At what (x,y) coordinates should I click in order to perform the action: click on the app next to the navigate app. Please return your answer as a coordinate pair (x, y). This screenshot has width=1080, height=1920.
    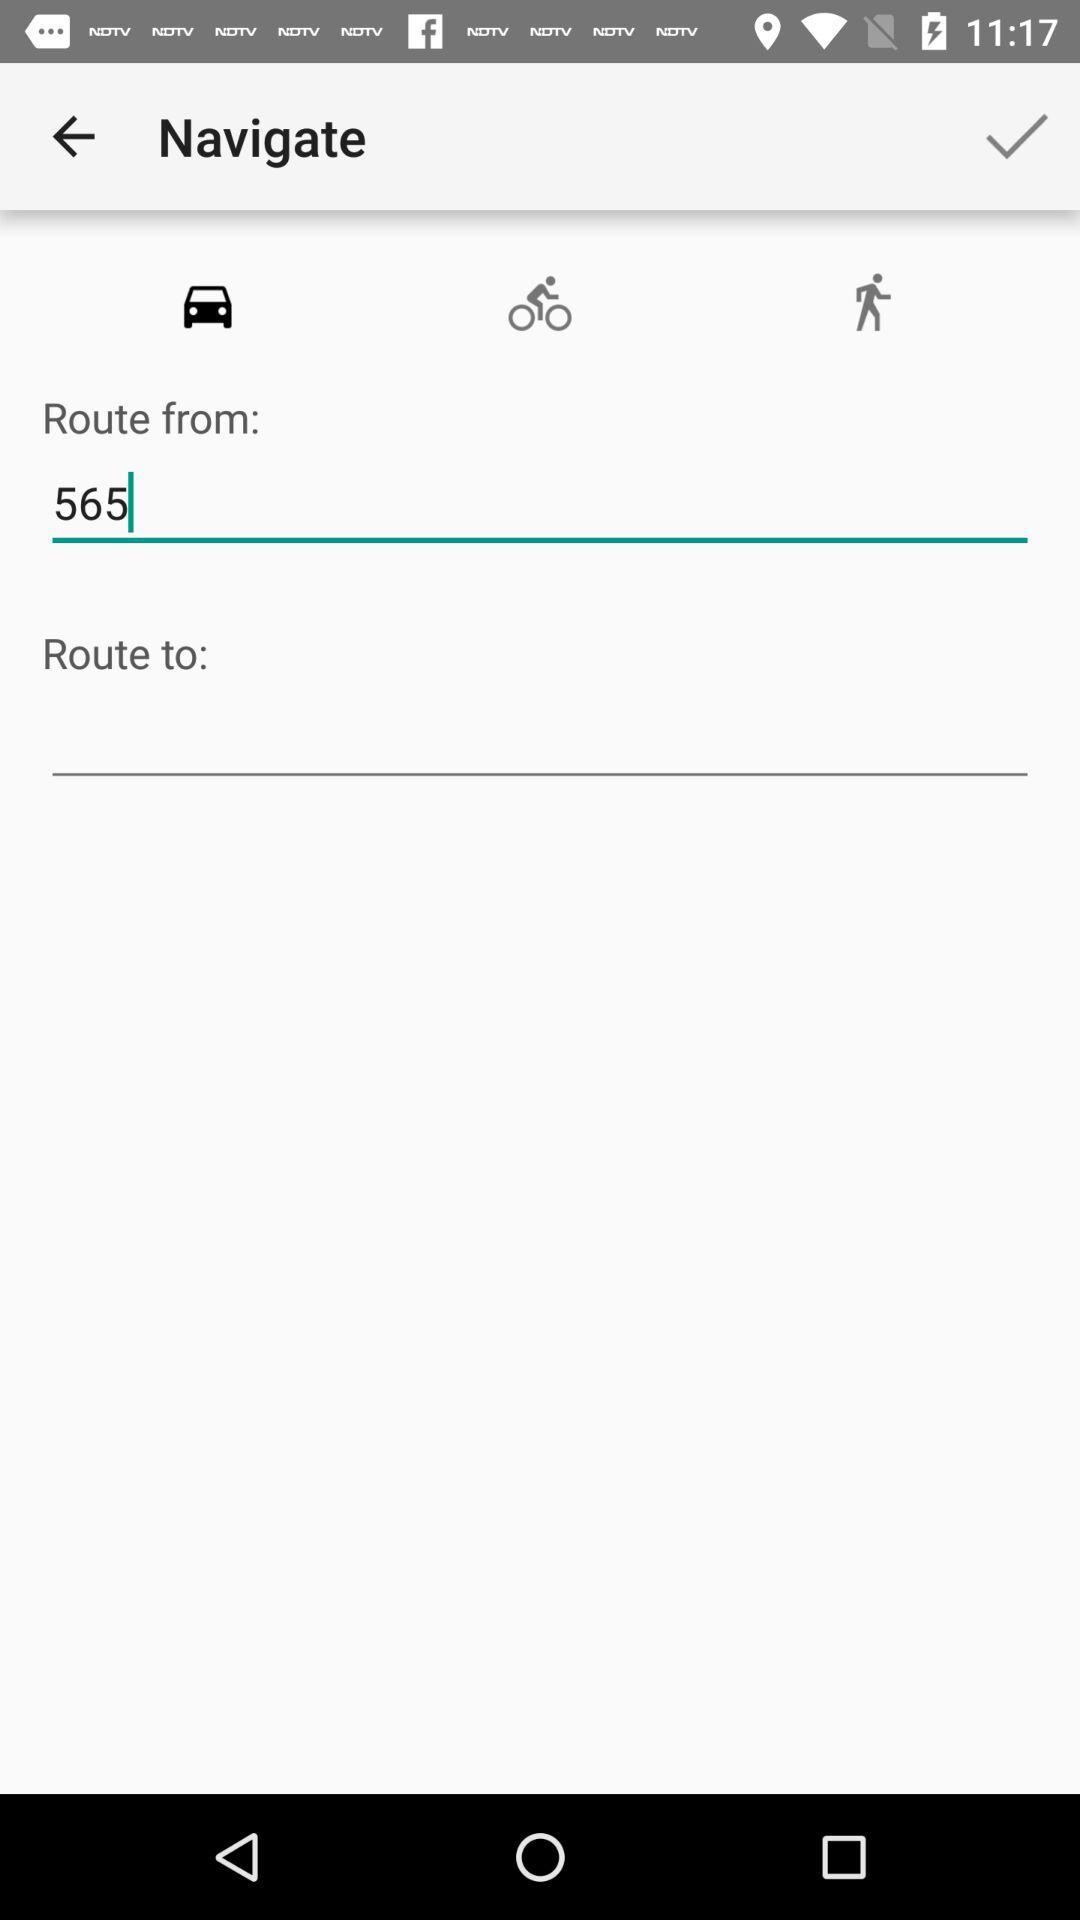
    Looking at the image, I should click on (1017, 135).